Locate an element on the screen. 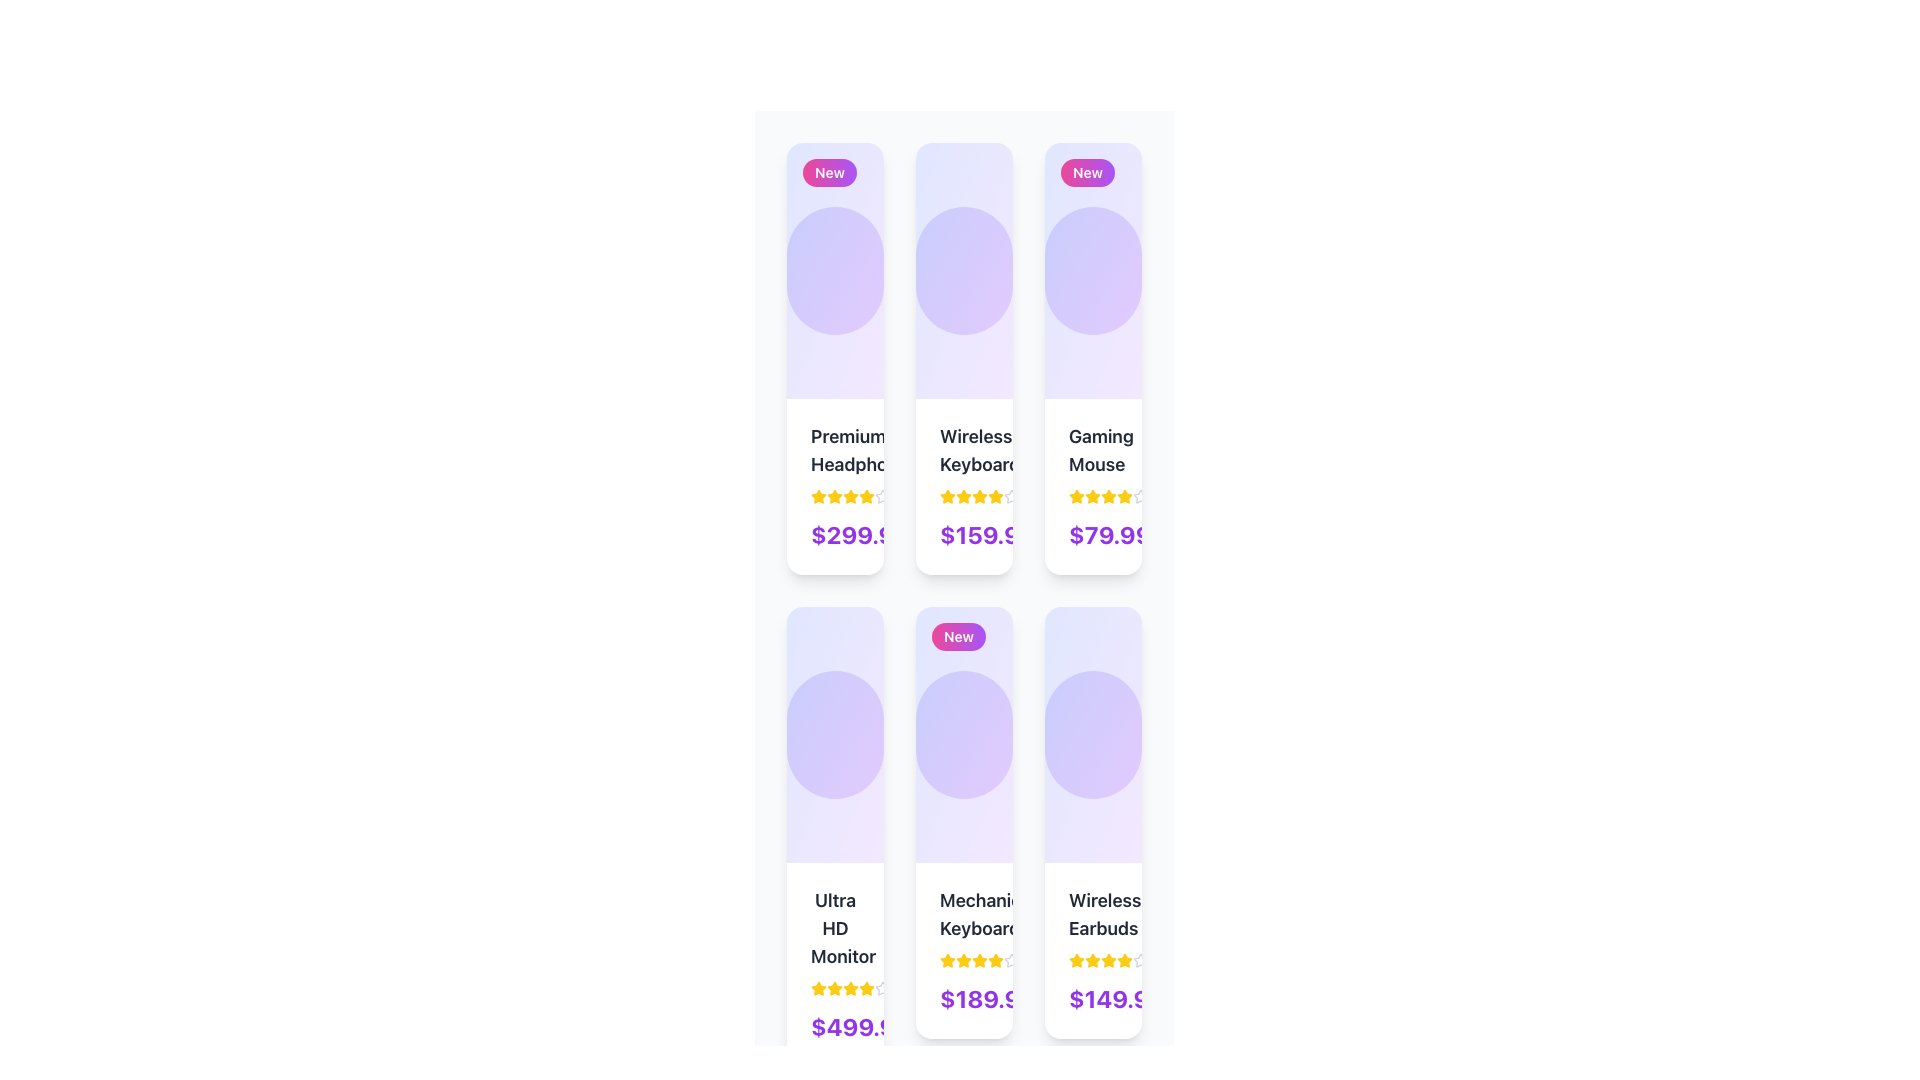 The image size is (1920, 1080). the static text element that serves as the product title in the second column of the top row of the product display grid is located at coordinates (964, 451).